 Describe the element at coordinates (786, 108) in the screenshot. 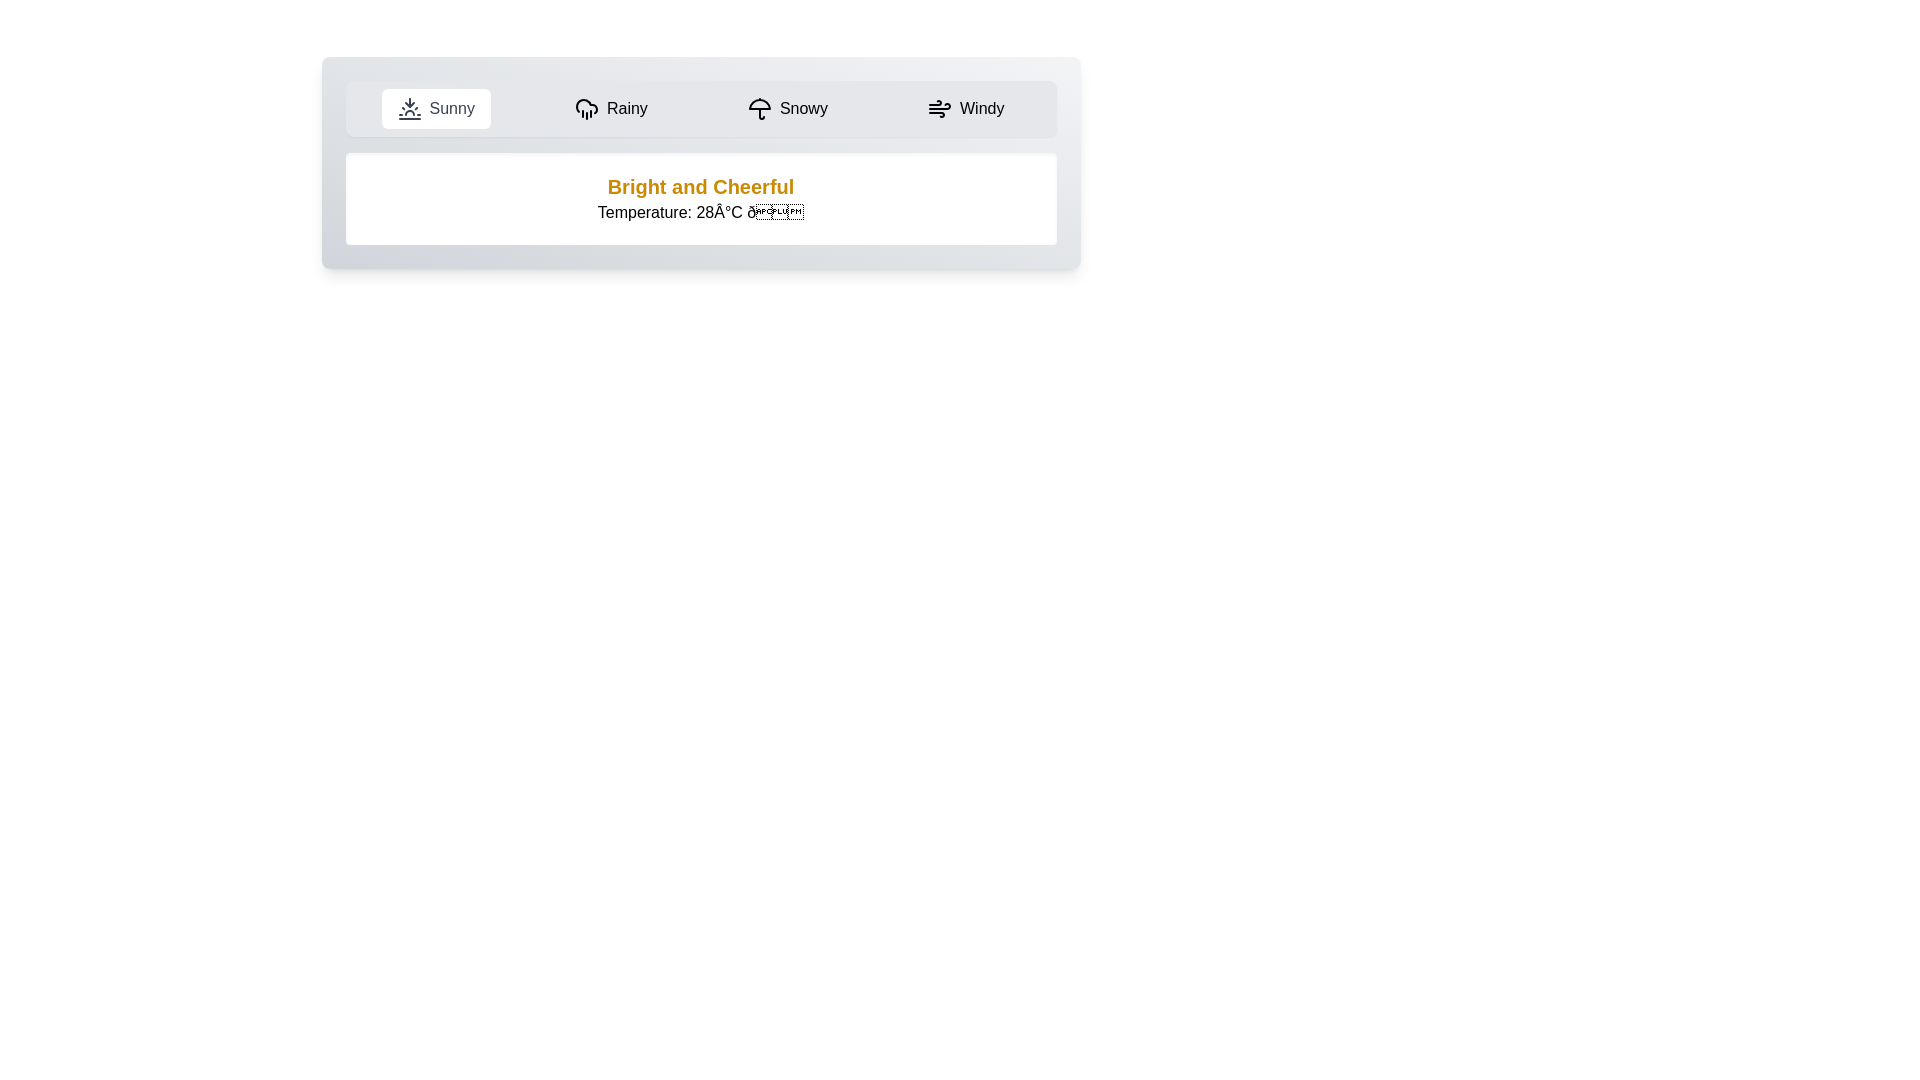

I see `the Snowy tab to display its content` at that location.